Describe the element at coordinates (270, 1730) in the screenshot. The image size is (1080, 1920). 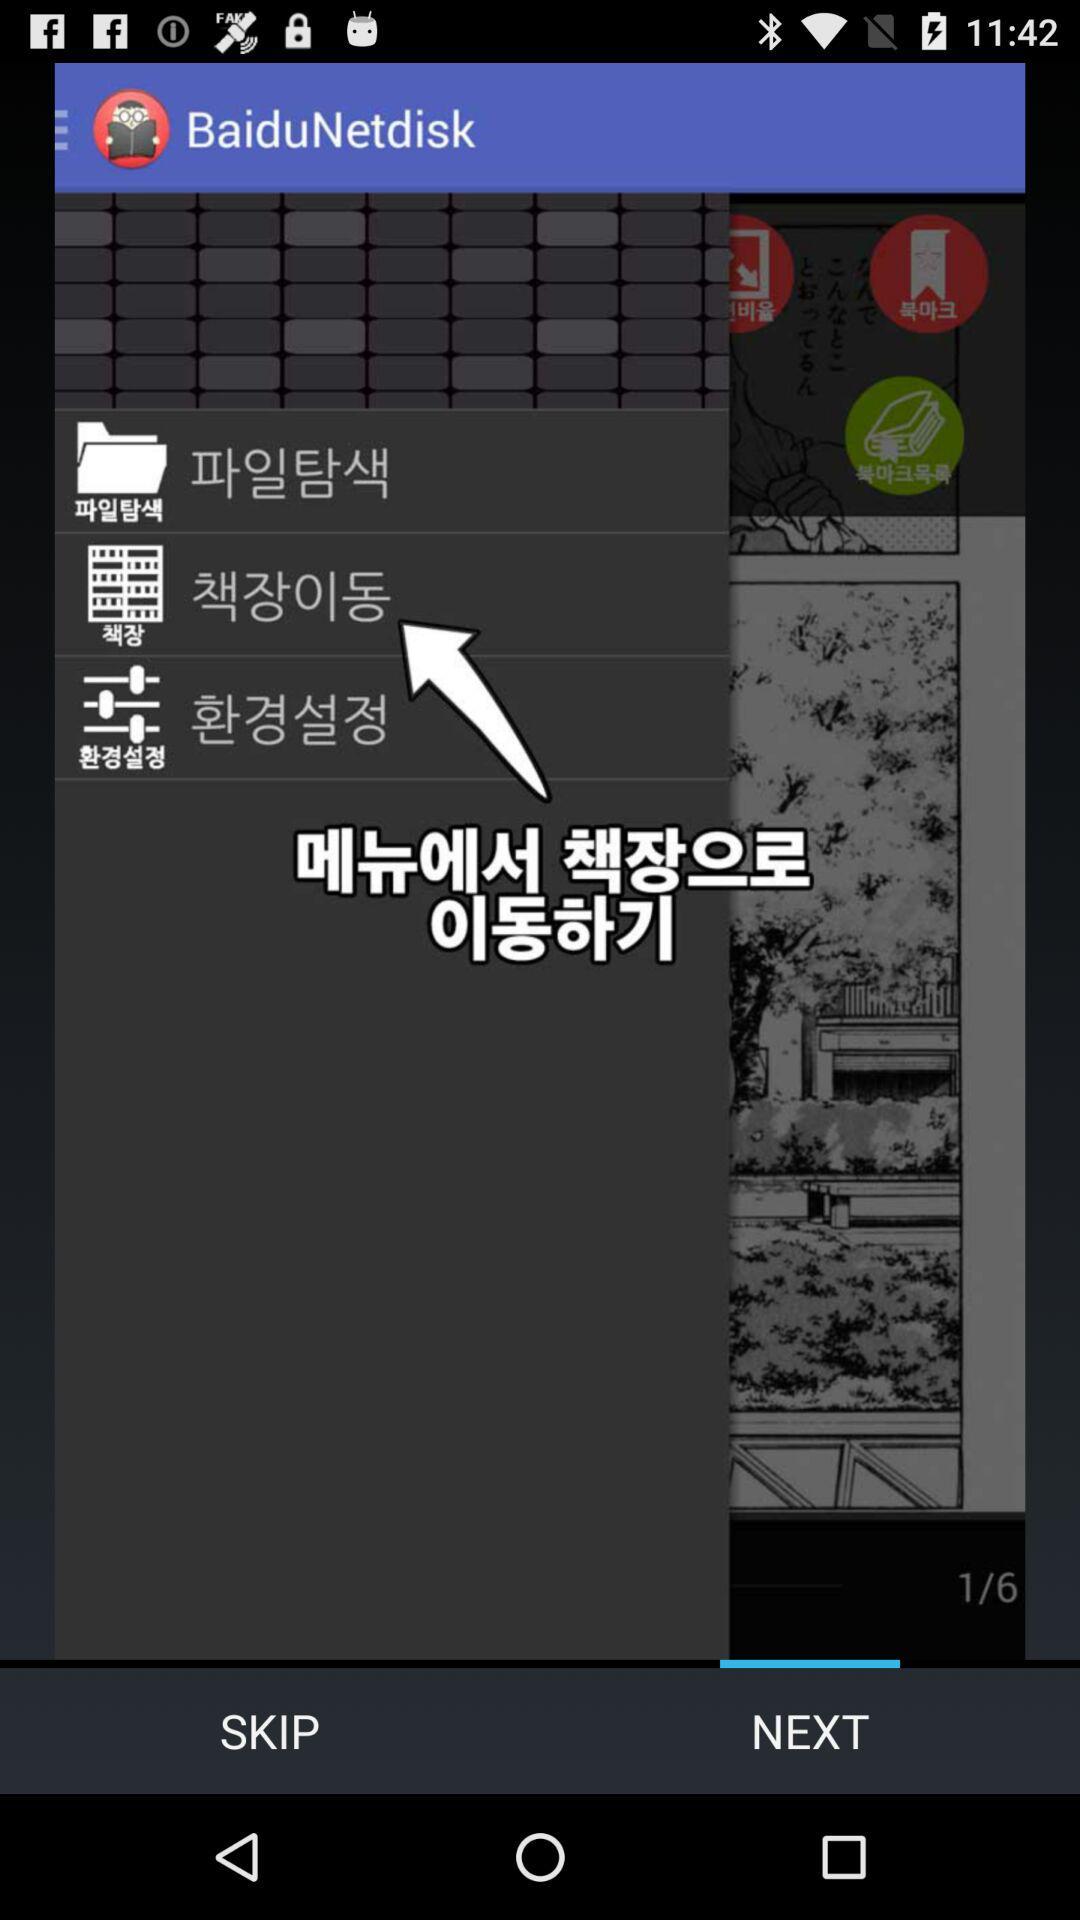
I see `the button next to the next icon` at that location.